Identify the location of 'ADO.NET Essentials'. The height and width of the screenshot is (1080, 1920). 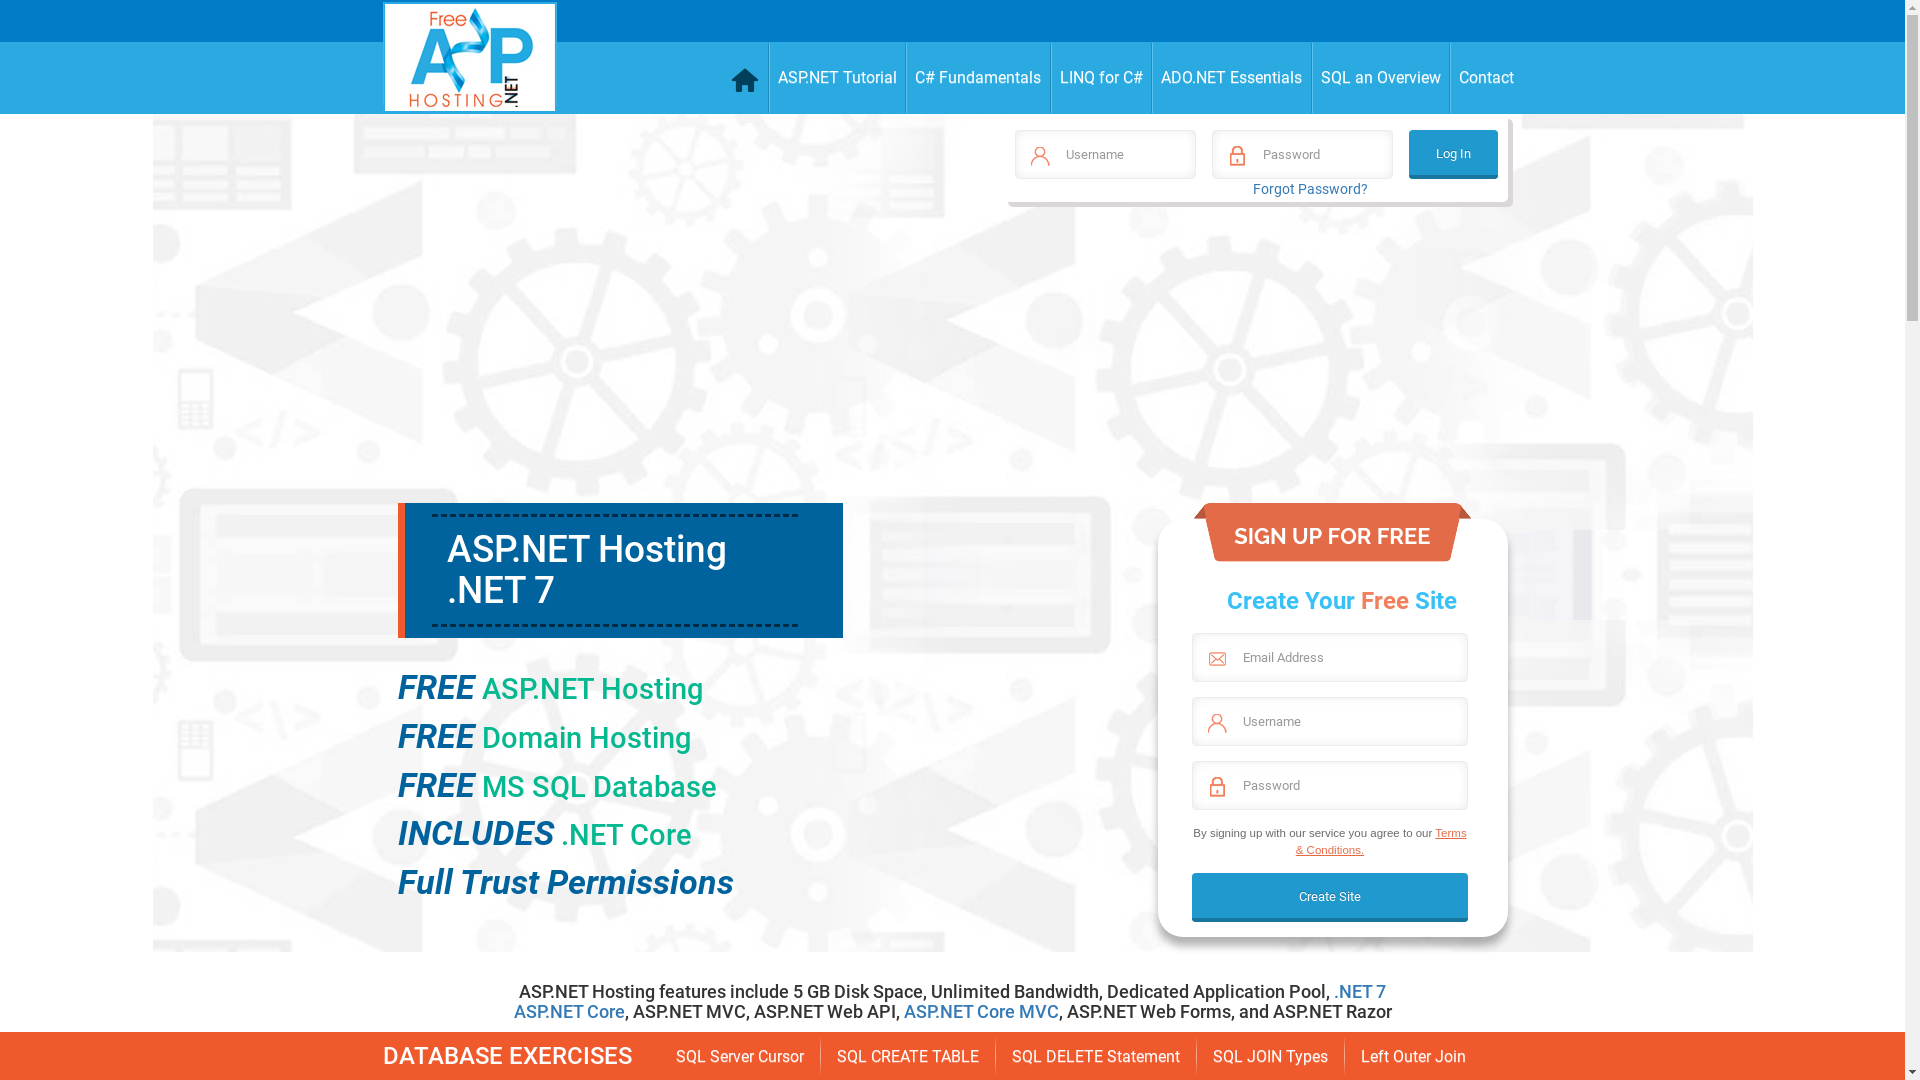
(1152, 76).